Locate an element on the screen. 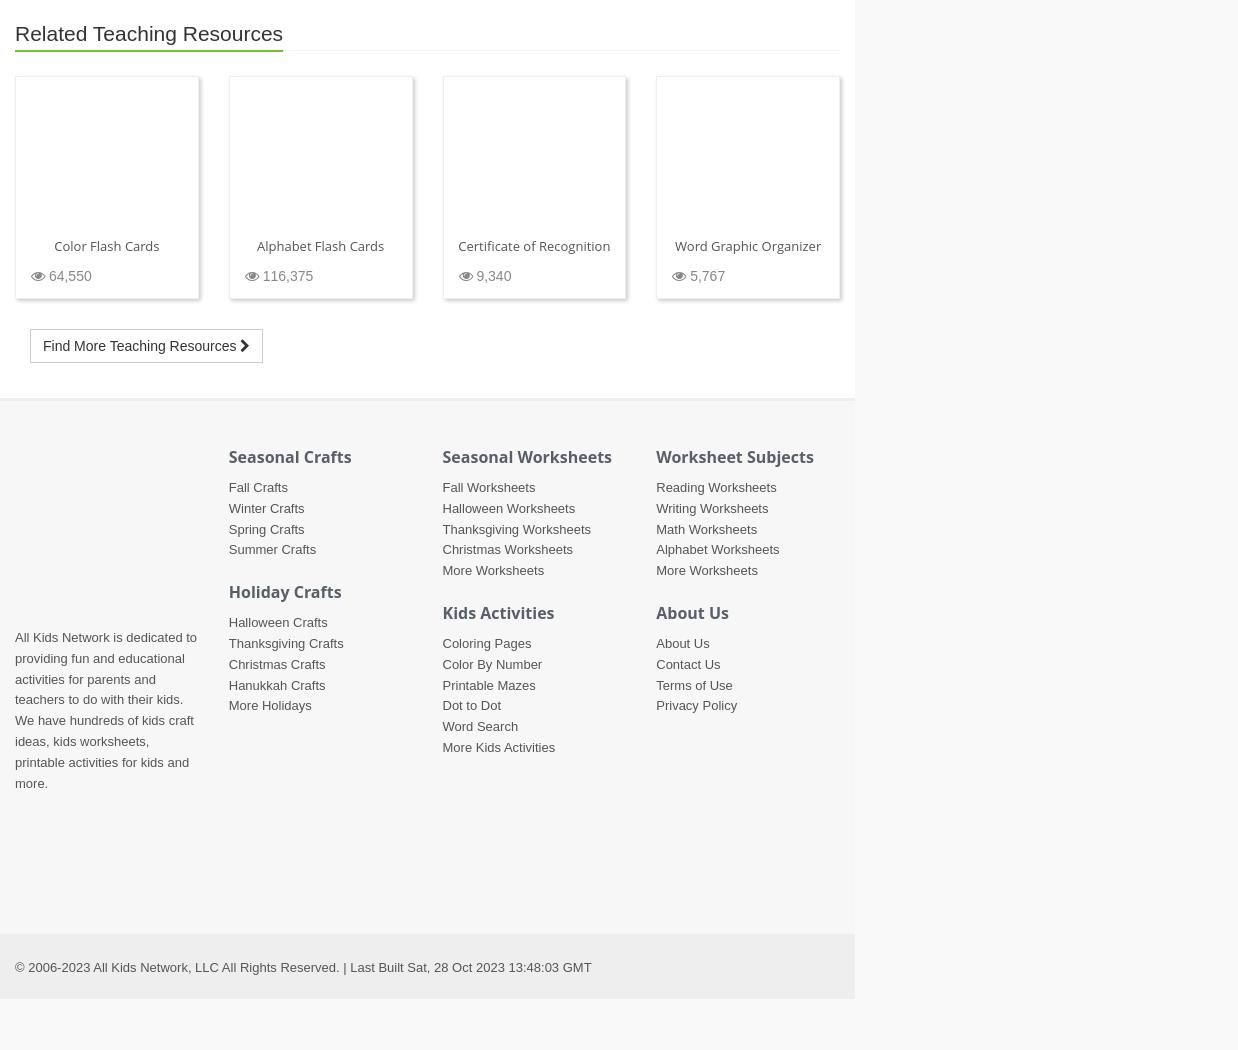  'Halloween Crafts' is located at coordinates (276, 622).